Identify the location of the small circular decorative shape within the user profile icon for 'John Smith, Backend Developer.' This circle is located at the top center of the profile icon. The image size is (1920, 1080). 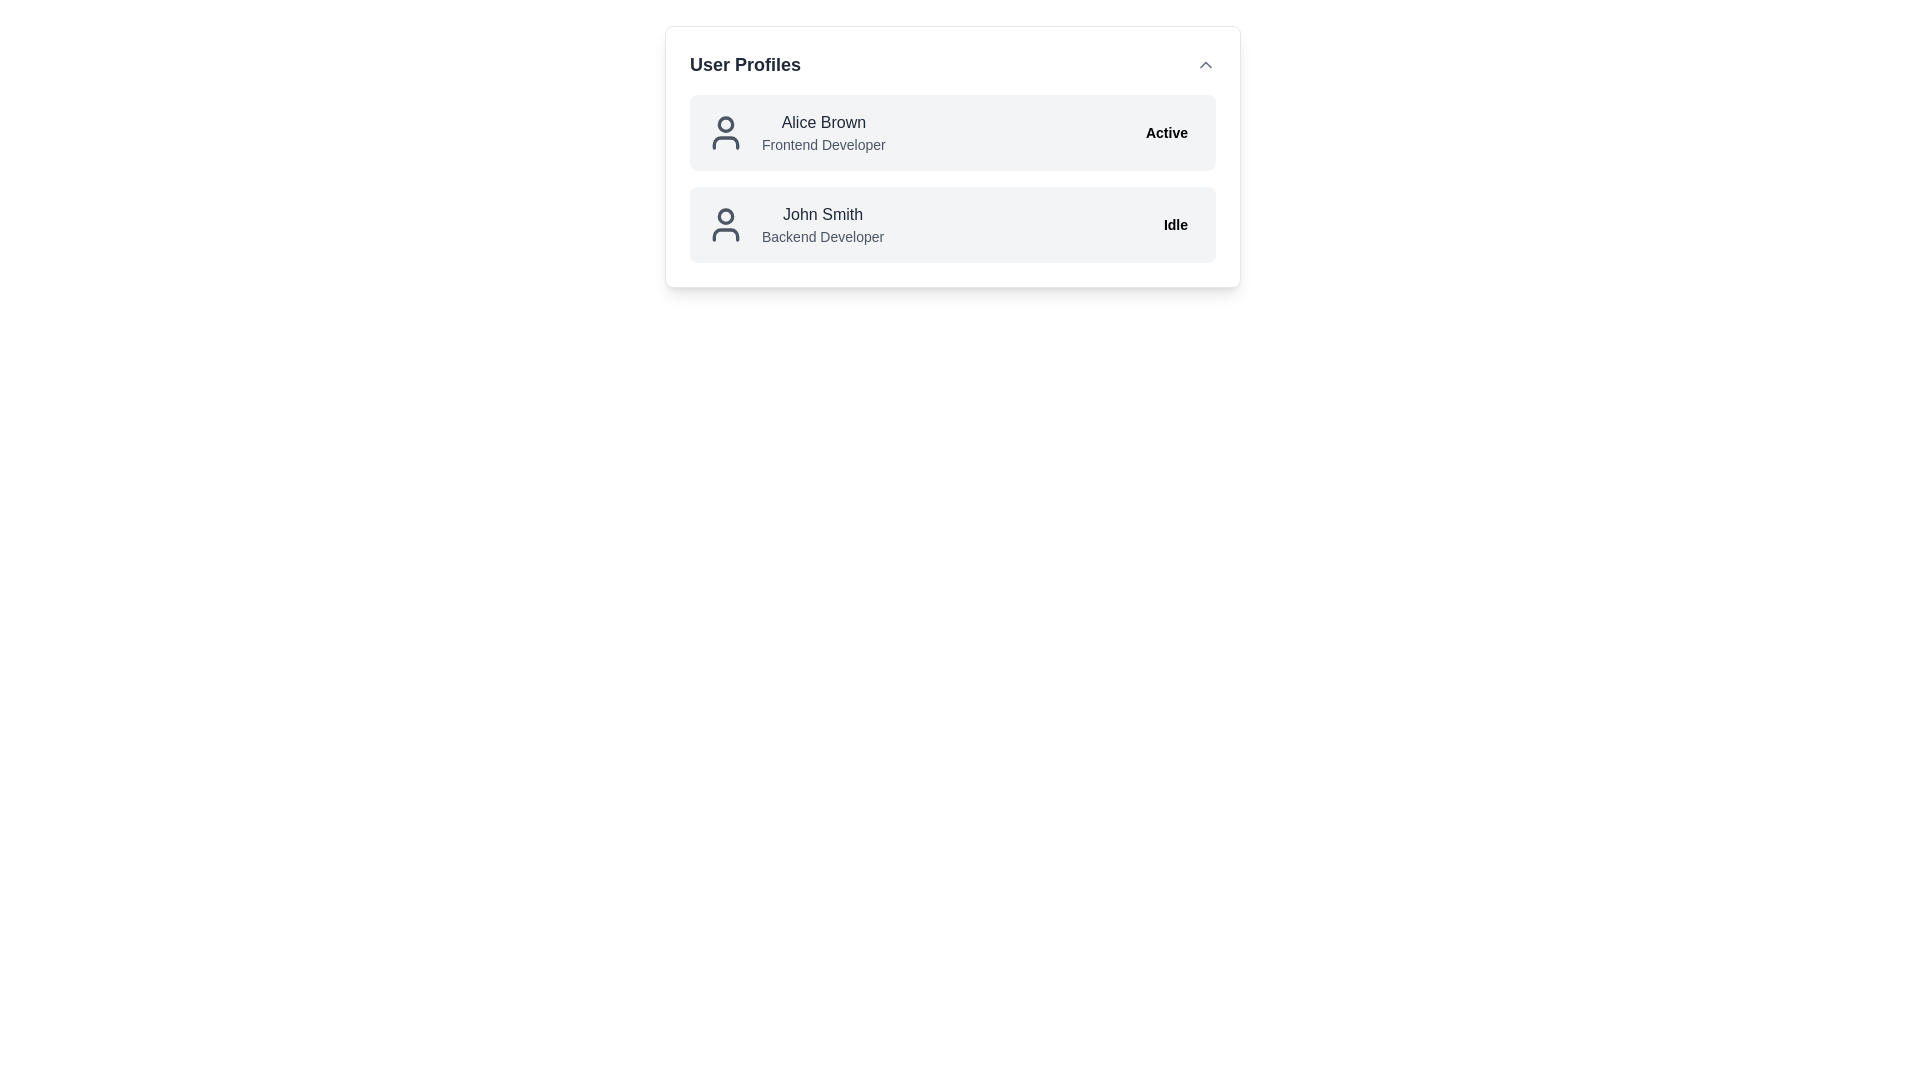
(724, 216).